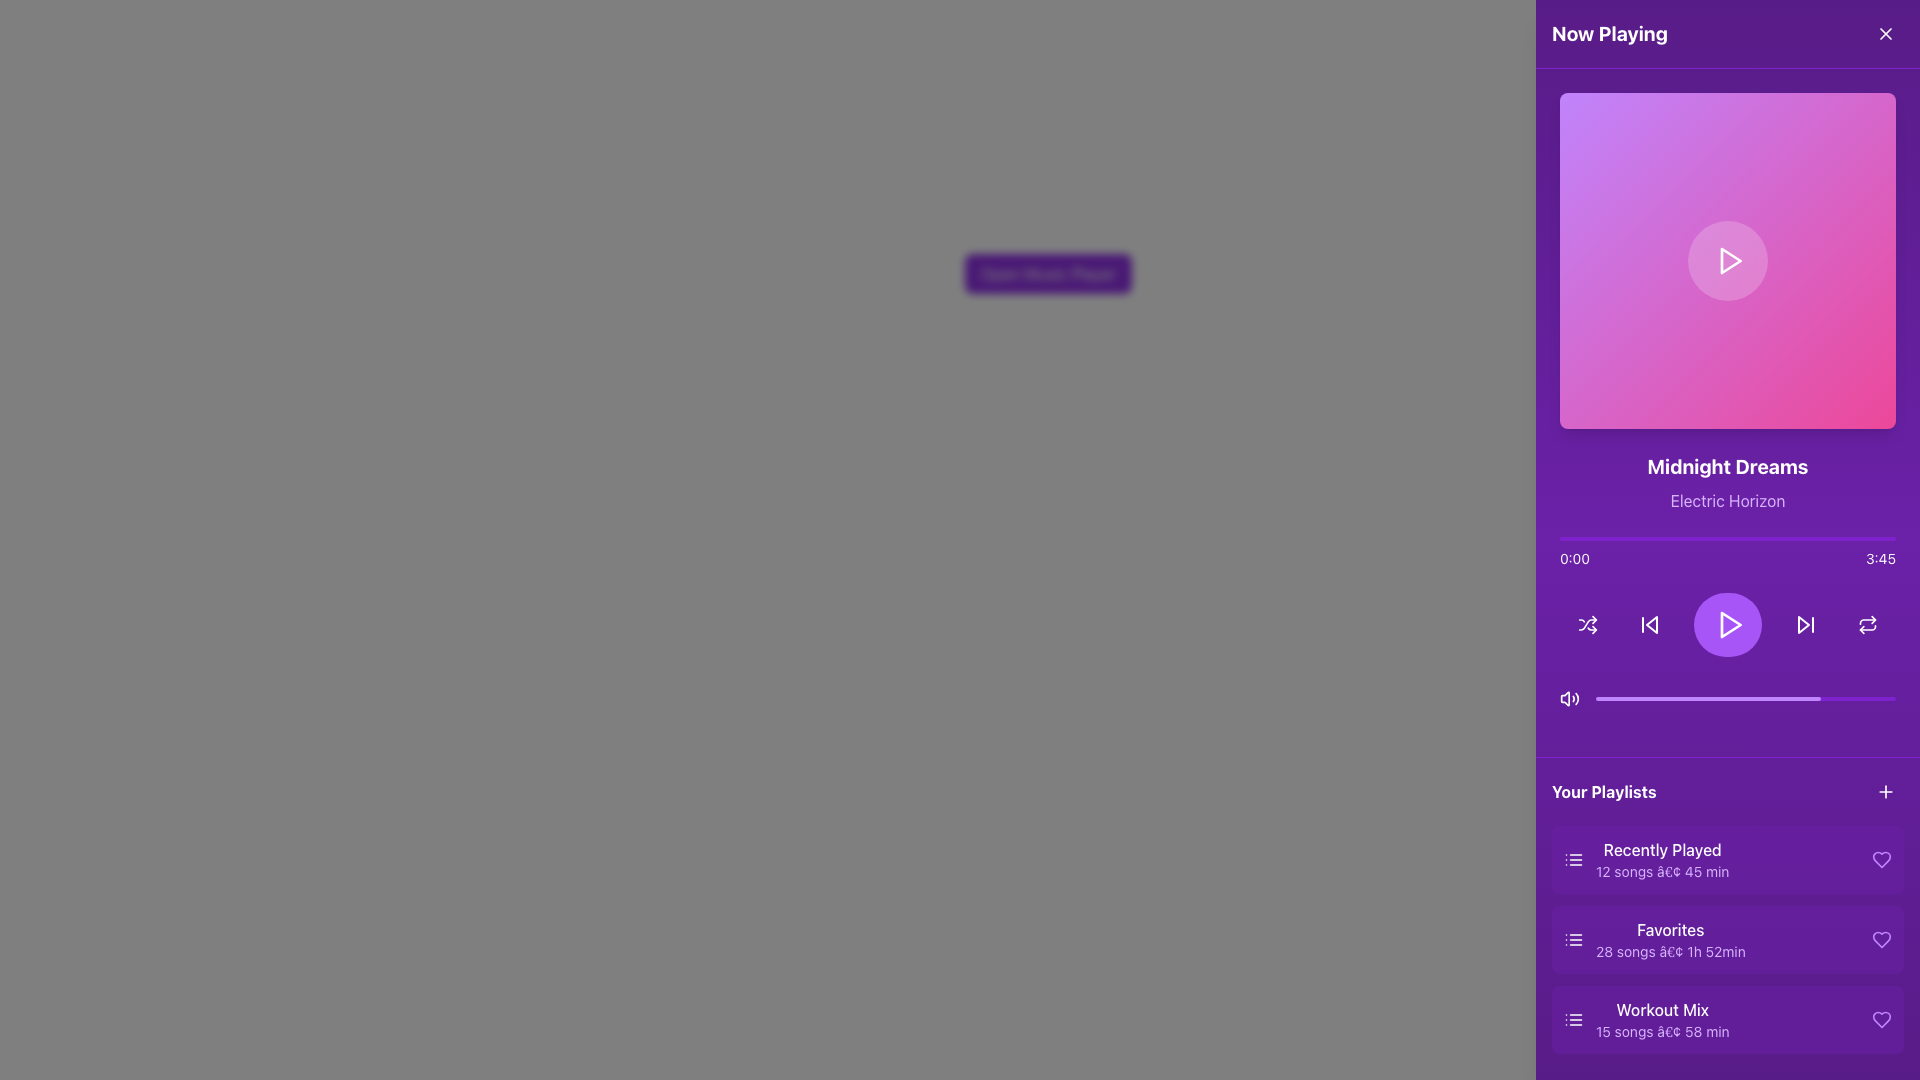 The height and width of the screenshot is (1080, 1920). I want to click on the second button from the left in the bottom row of control buttons to skip to the previous track, so click(1650, 623).